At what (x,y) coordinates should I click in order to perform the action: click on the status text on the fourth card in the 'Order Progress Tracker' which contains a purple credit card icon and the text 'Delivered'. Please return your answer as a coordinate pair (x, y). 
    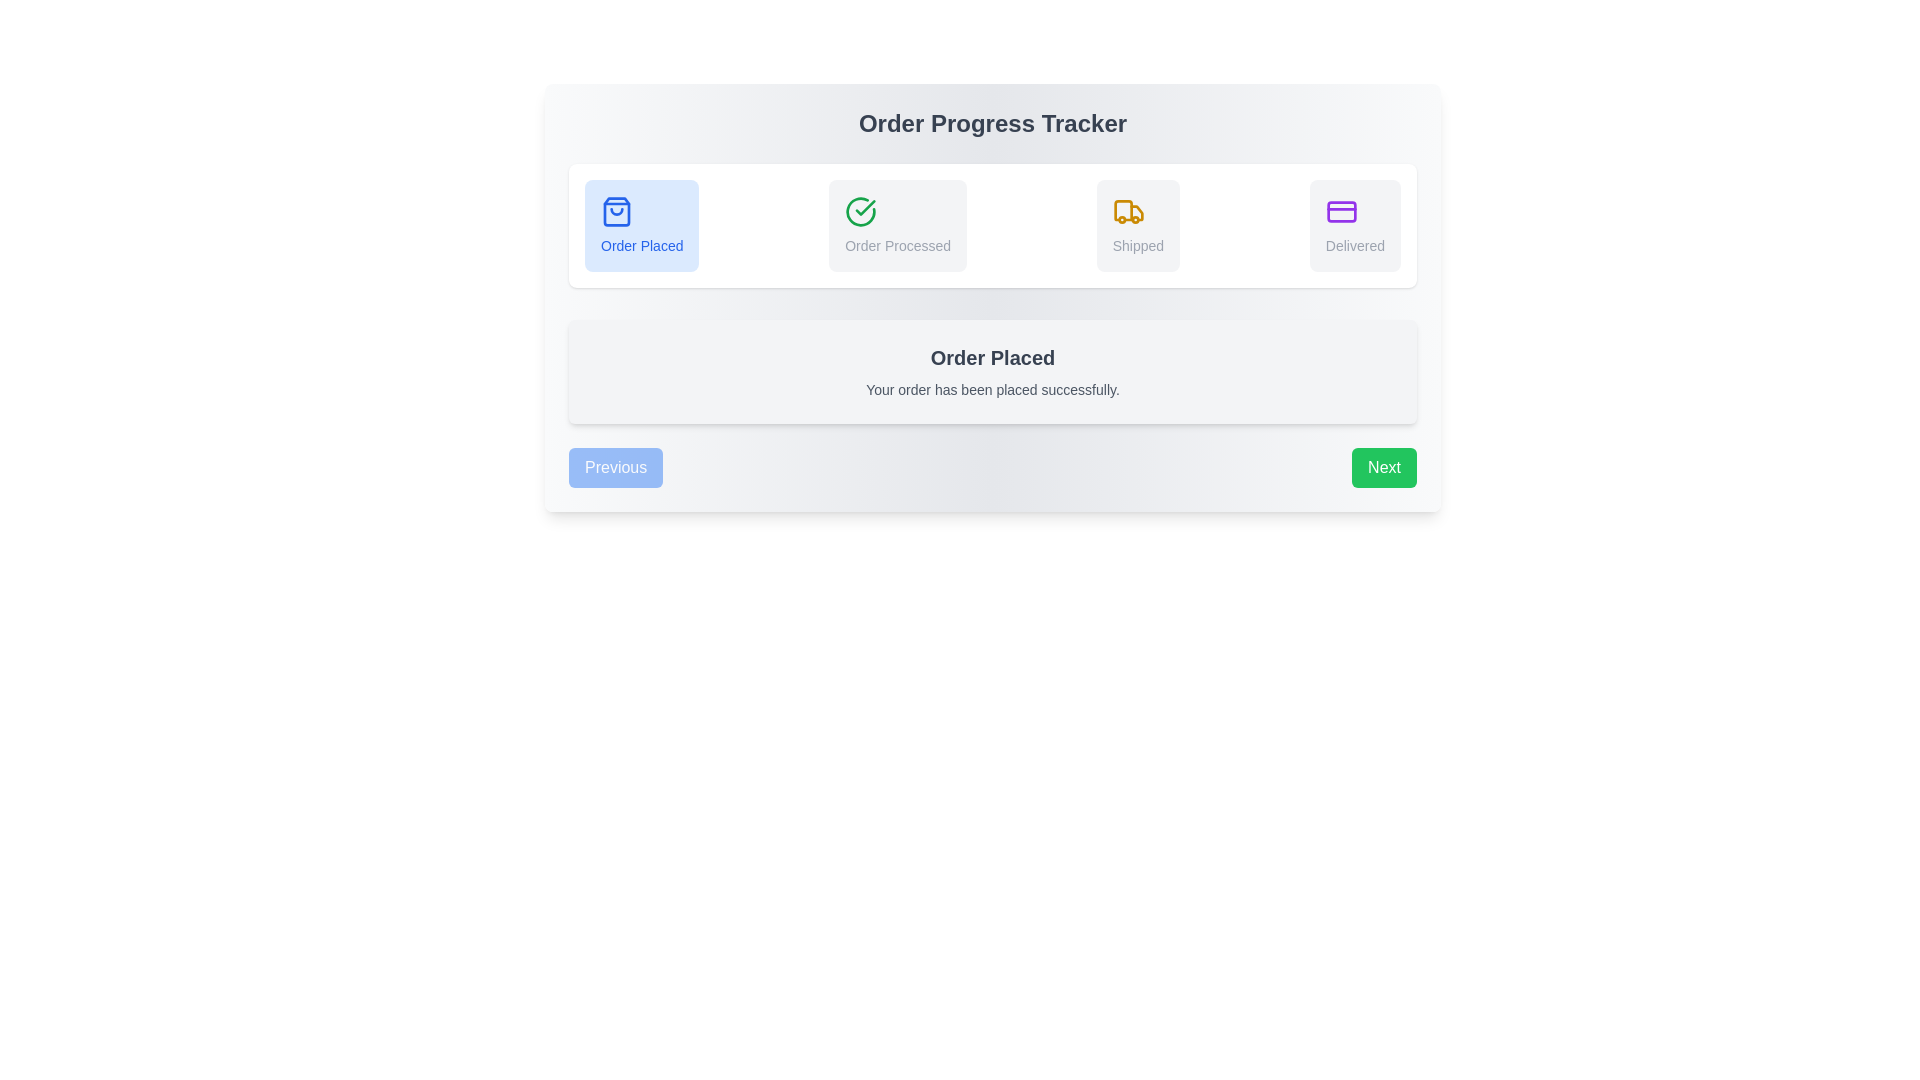
    Looking at the image, I should click on (1355, 225).